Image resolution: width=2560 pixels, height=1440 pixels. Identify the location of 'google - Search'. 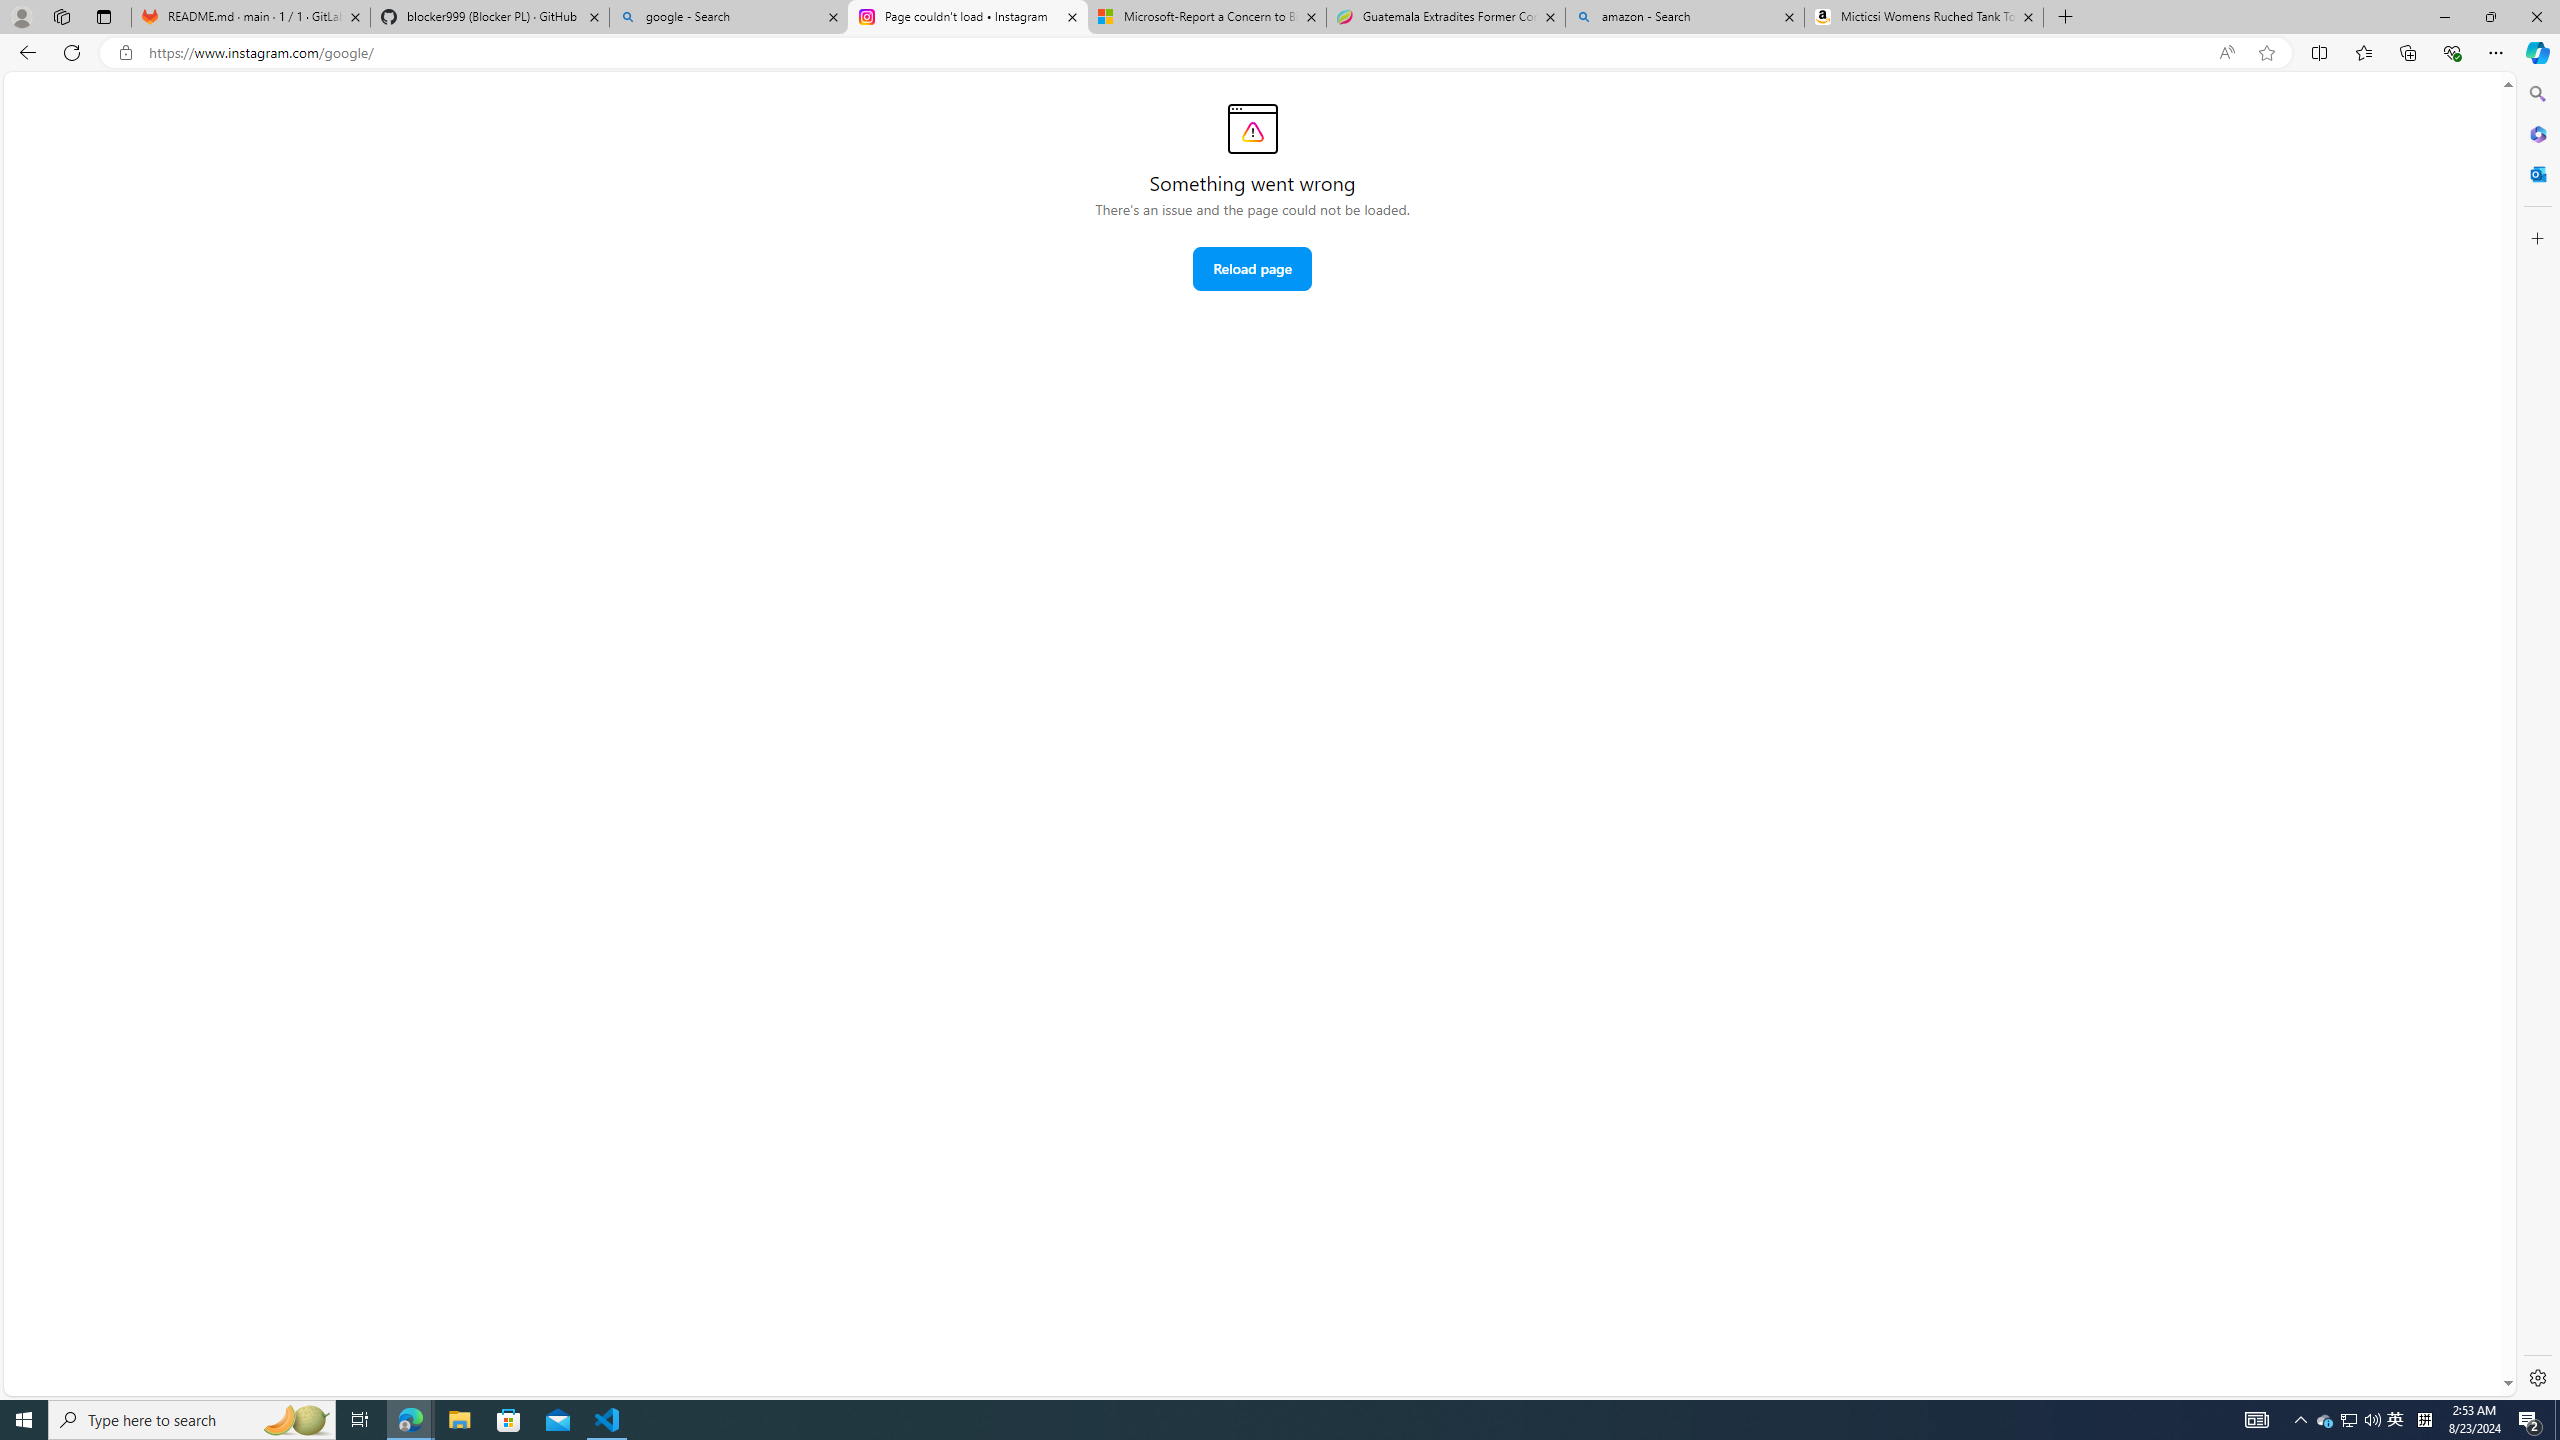
(729, 16).